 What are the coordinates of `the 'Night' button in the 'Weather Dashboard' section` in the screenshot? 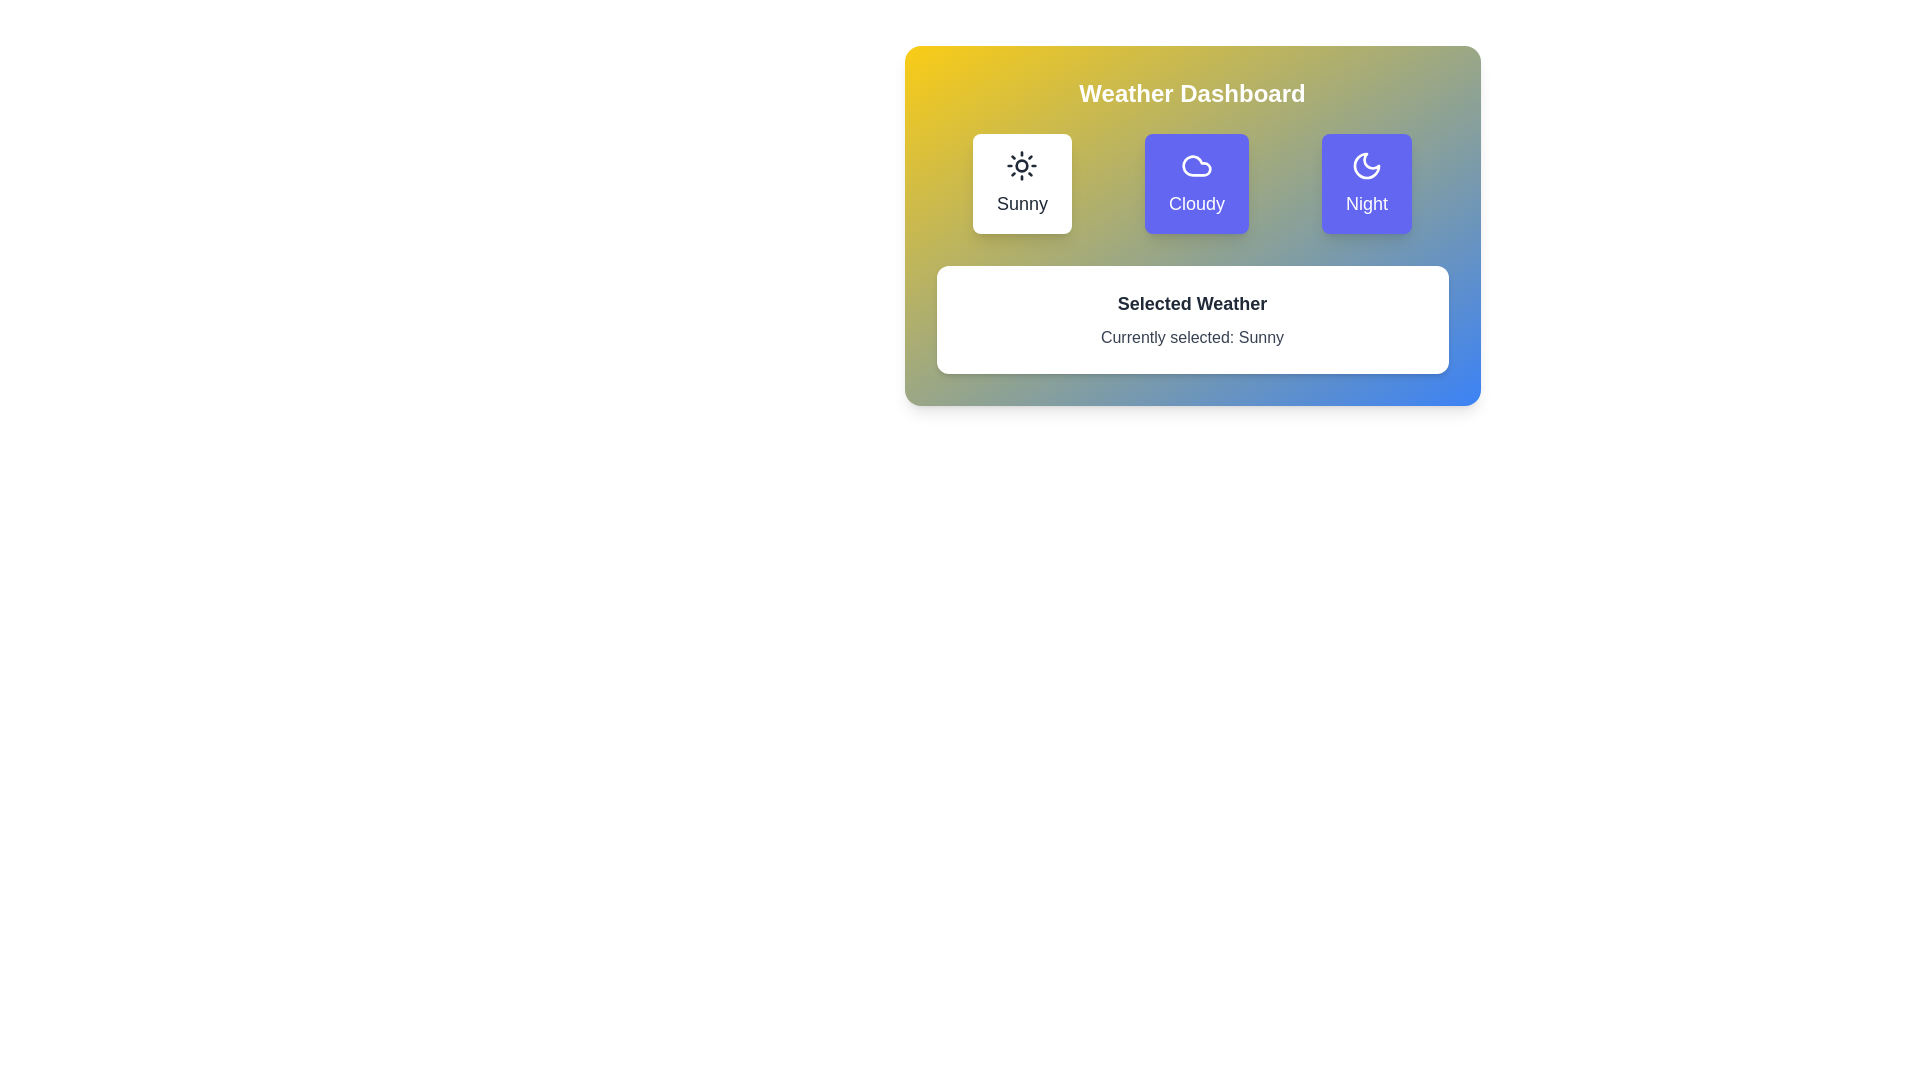 It's located at (1366, 184).